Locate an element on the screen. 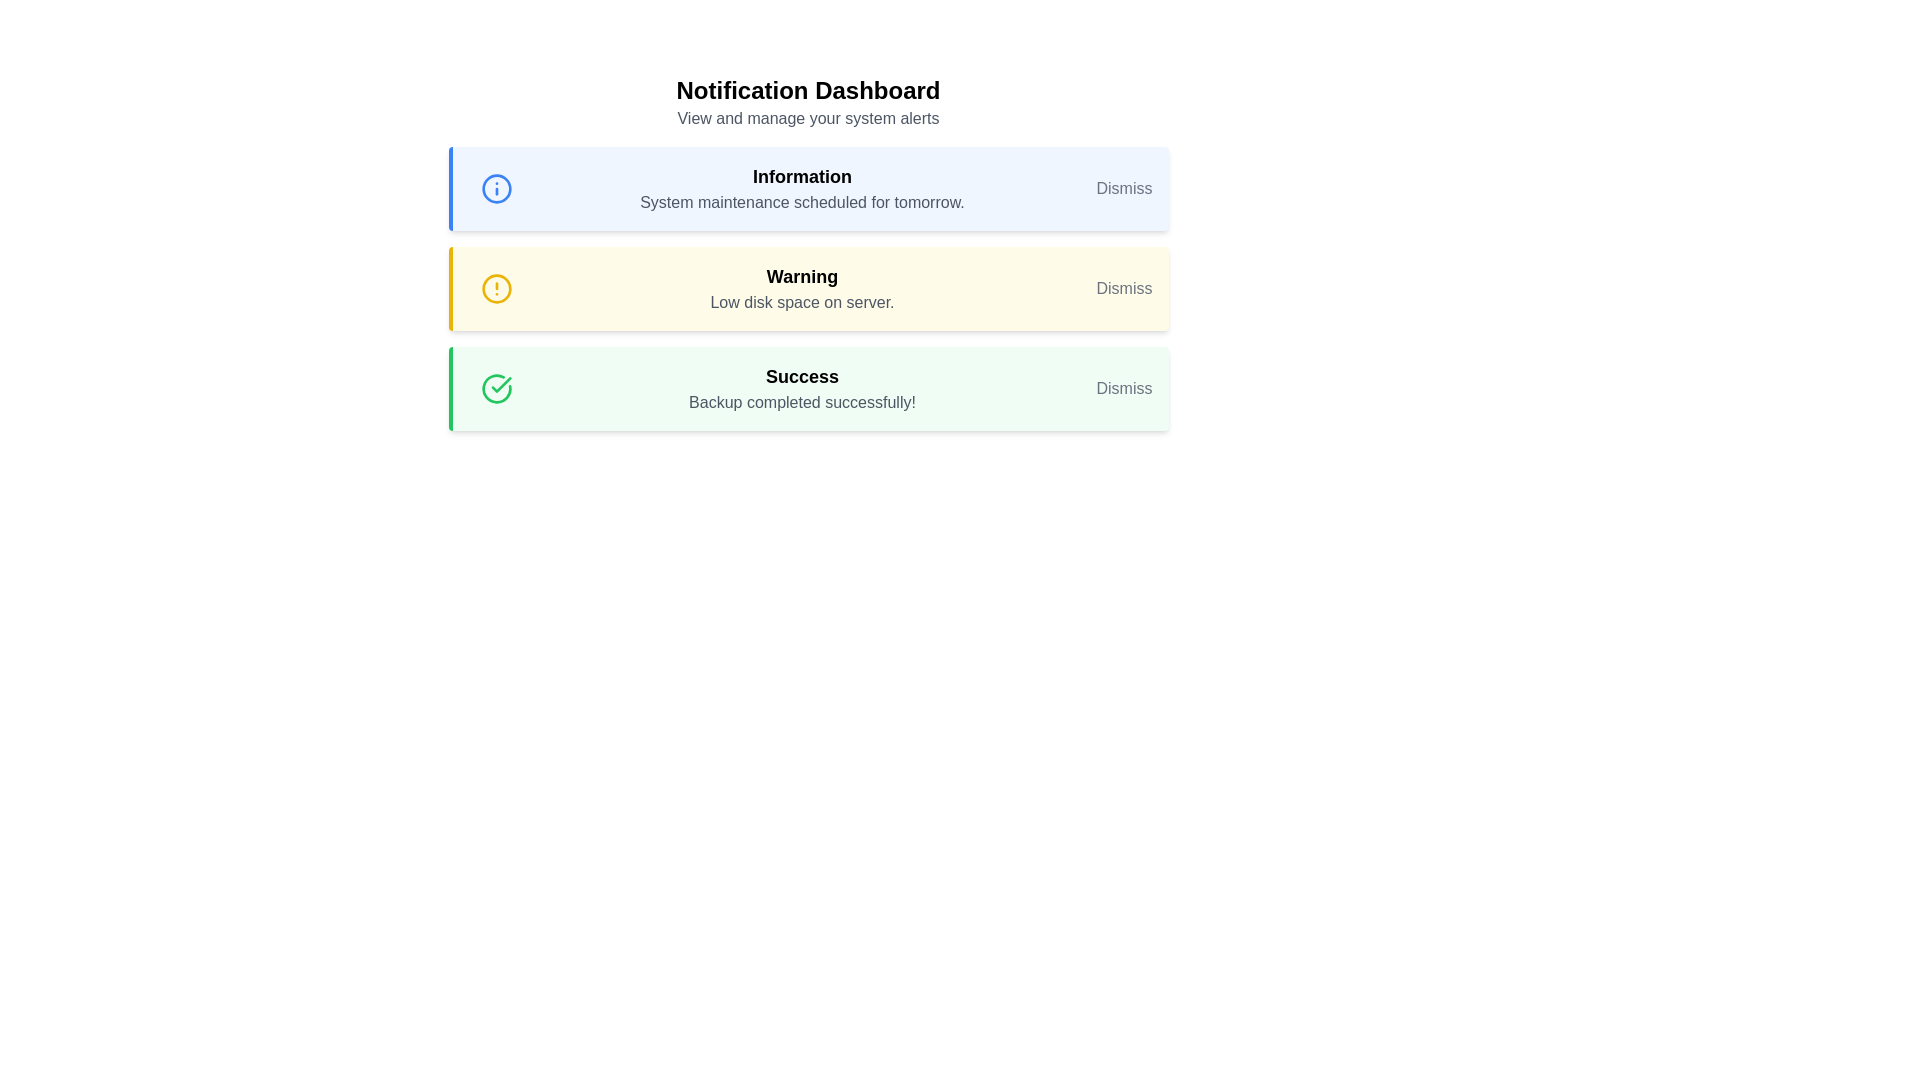 The image size is (1920, 1080). the notification message display that shows 'Warning' in bold and 'Low disk space on server.' below it, located in the second notification box of the list is located at coordinates (802, 289).